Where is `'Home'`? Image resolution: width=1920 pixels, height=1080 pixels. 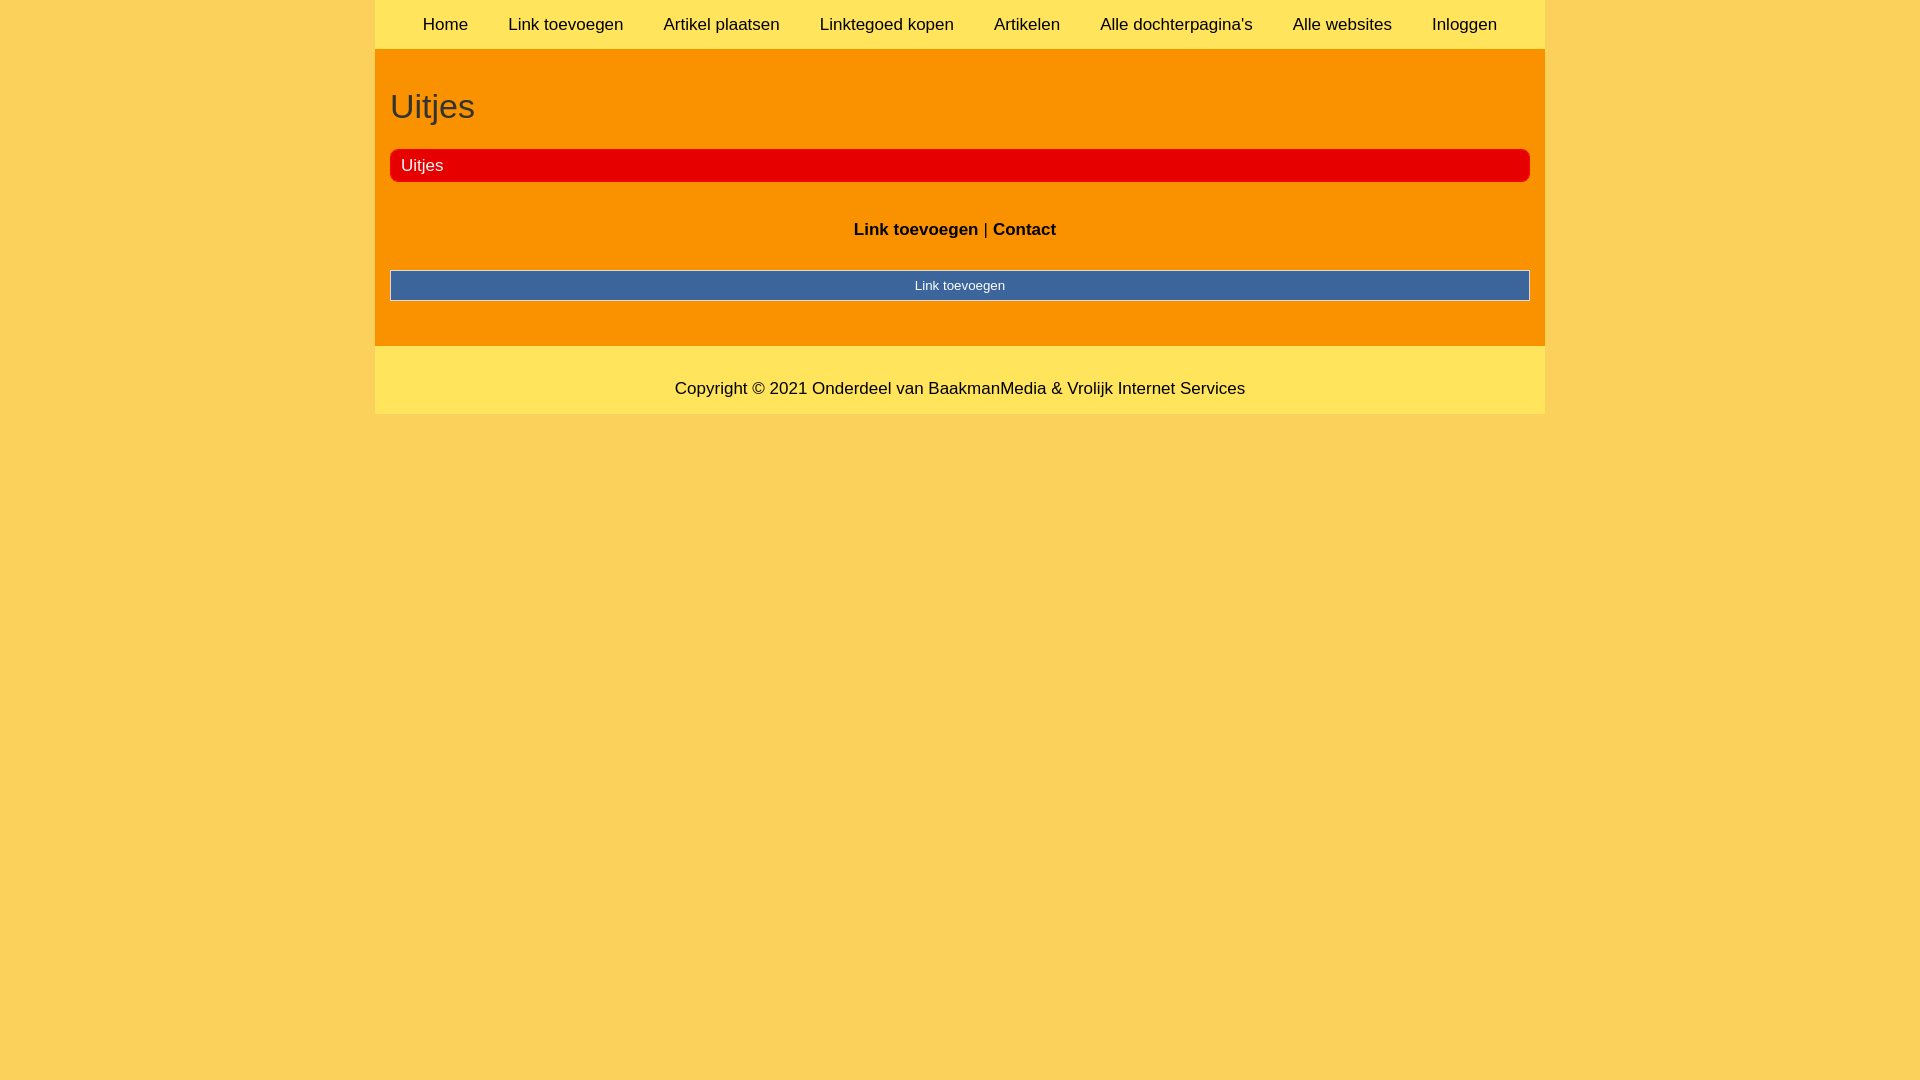
'Home' is located at coordinates (444, 24).